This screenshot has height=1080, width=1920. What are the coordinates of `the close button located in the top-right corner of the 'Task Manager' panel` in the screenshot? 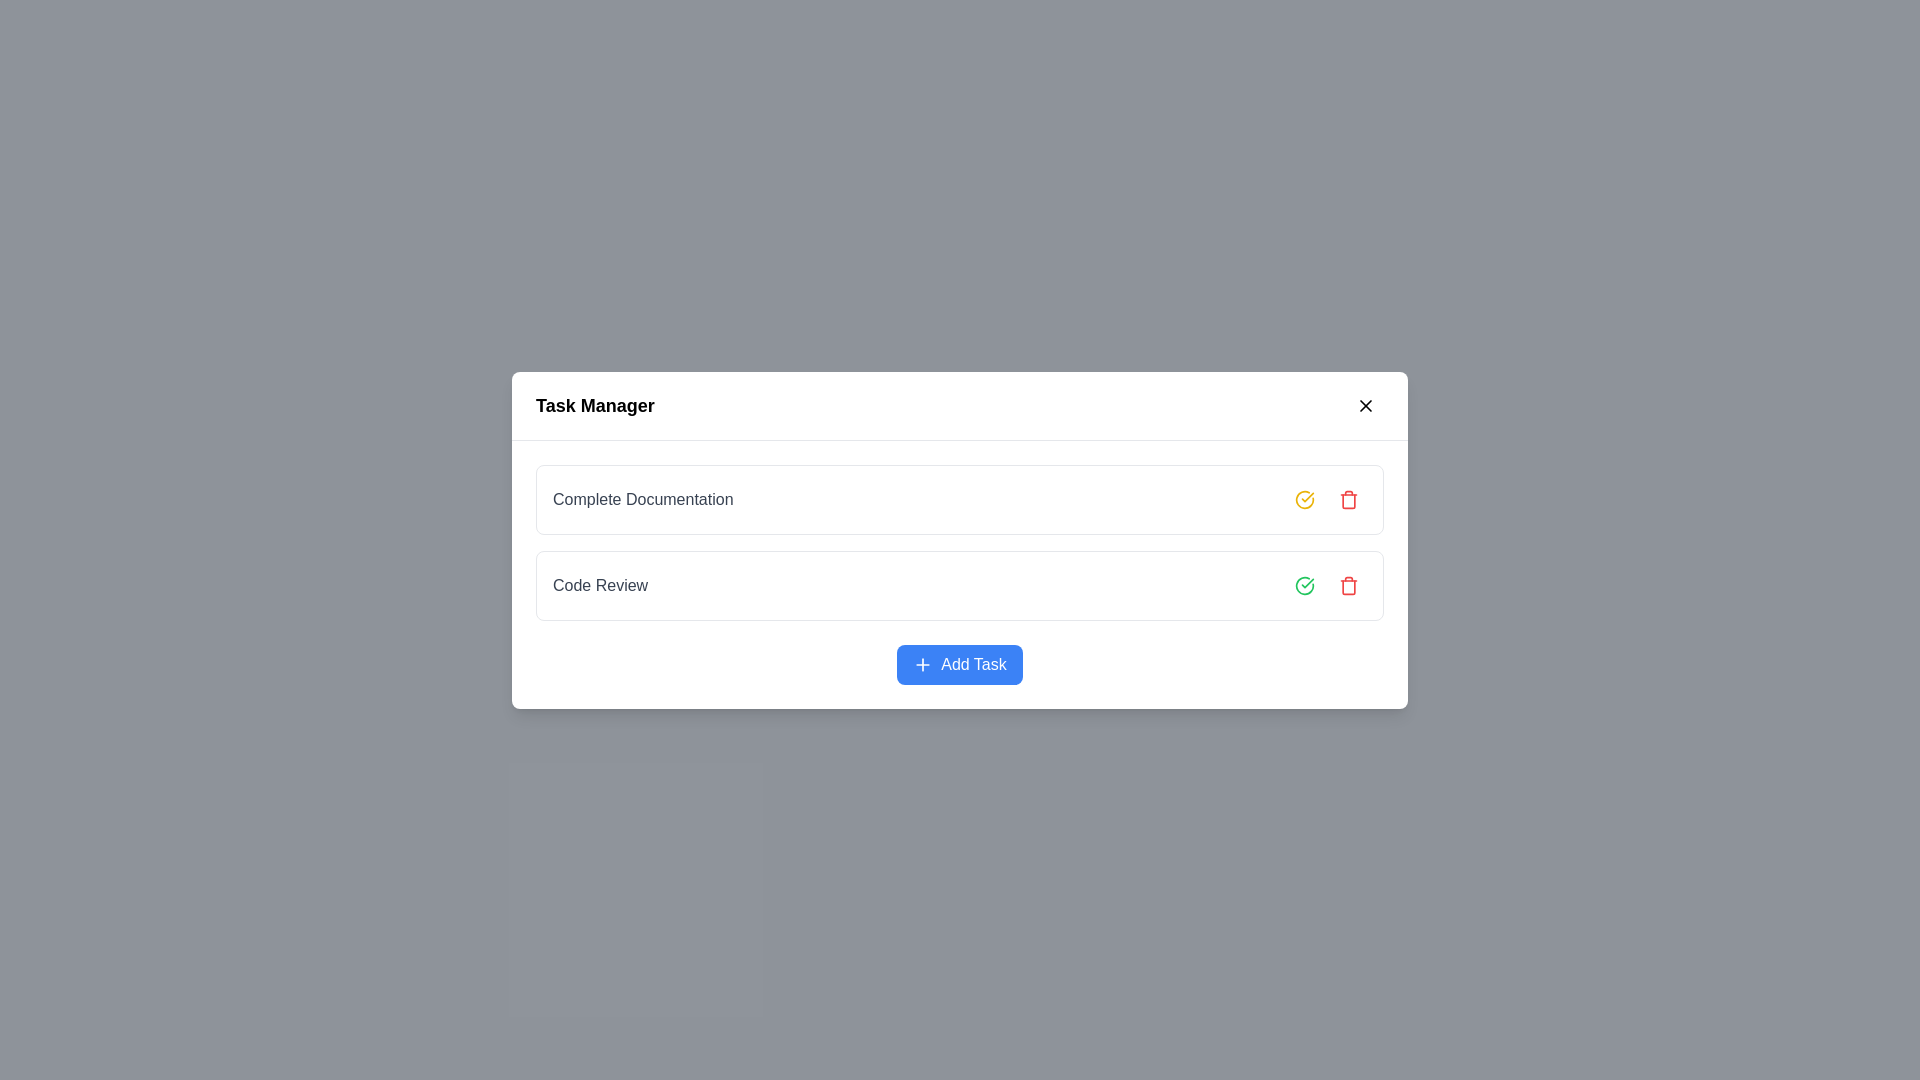 It's located at (1365, 405).